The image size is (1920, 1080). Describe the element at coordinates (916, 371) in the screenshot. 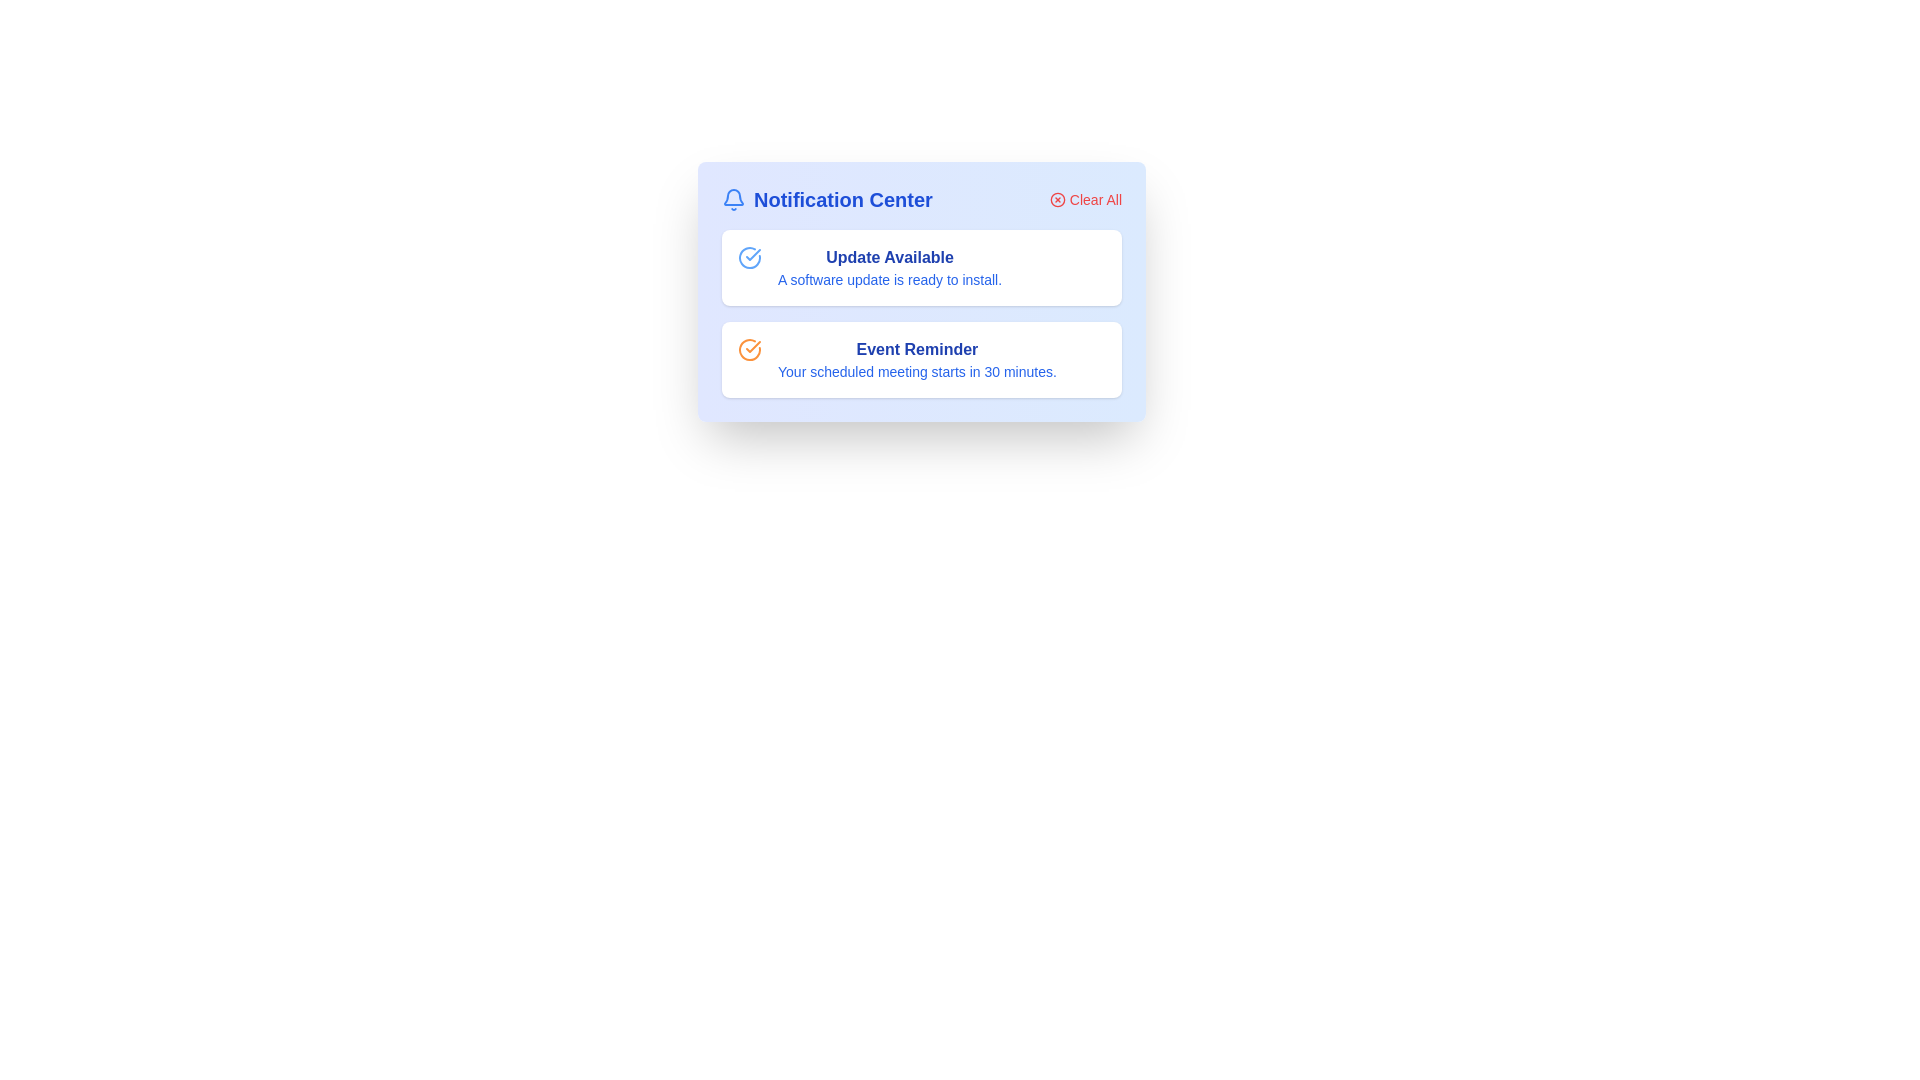

I see `the text label displaying 'Your scheduled meeting starts in 30 minutes.' located beneath the 'Event Reminder' label in the notification section` at that location.